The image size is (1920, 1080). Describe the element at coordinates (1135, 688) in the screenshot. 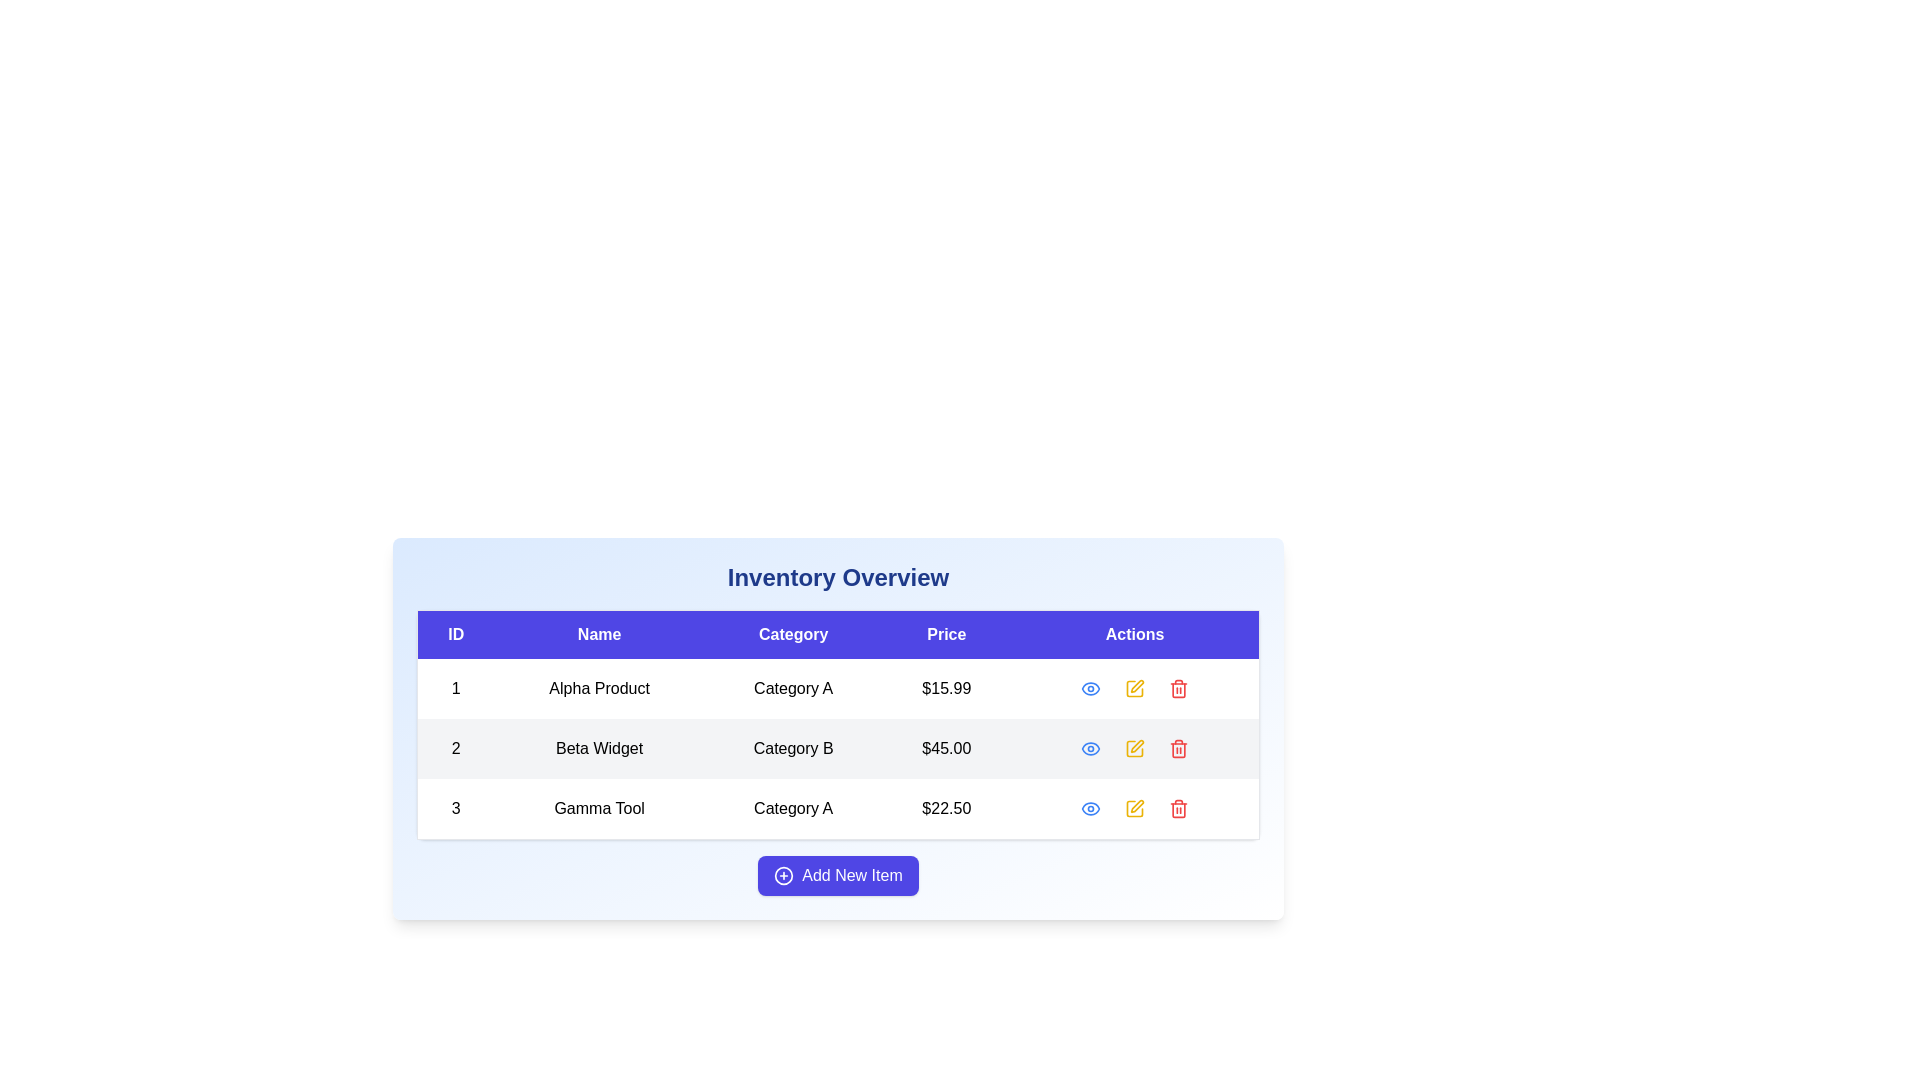

I see `the action buttons in the last column of the first row of the table for 'Alpha Product' in 'Category A'` at that location.